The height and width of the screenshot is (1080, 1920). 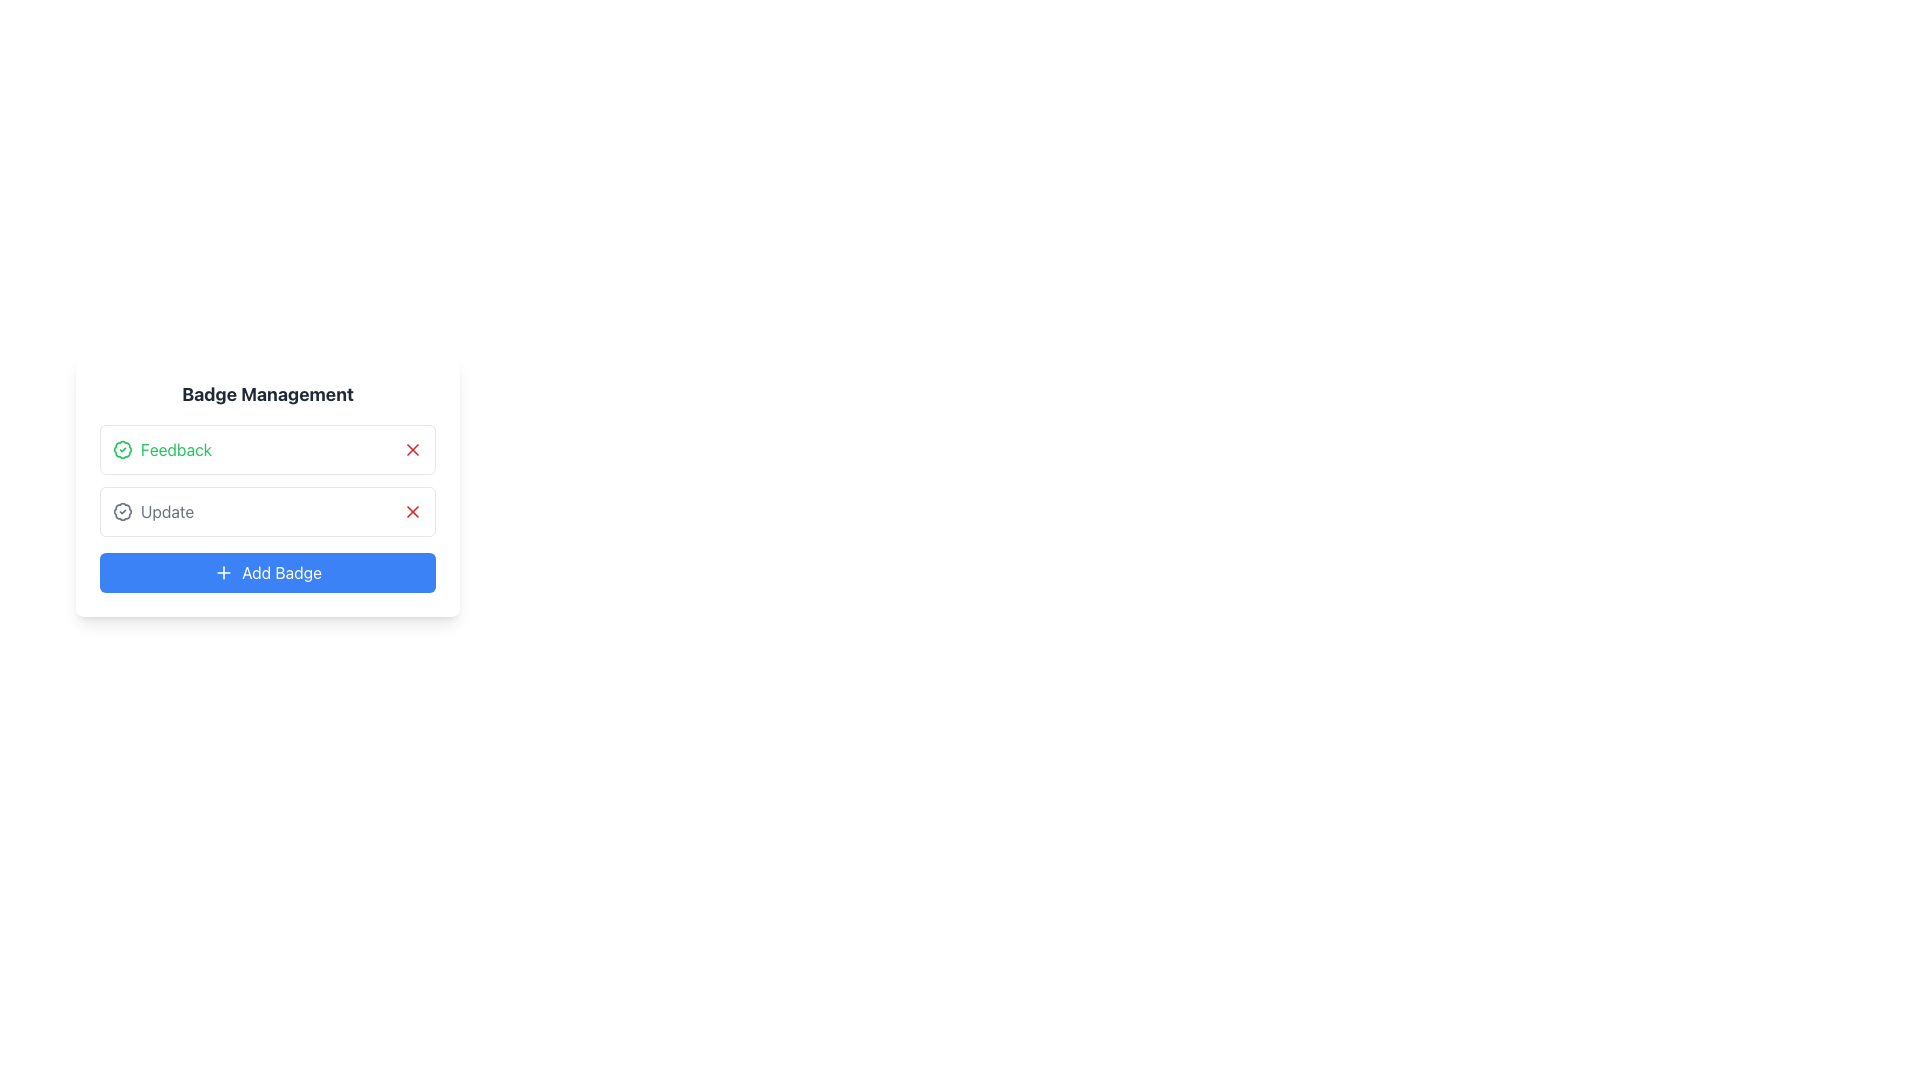 I want to click on the second 'X' button in the 'Update' layout row, so click(x=411, y=511).